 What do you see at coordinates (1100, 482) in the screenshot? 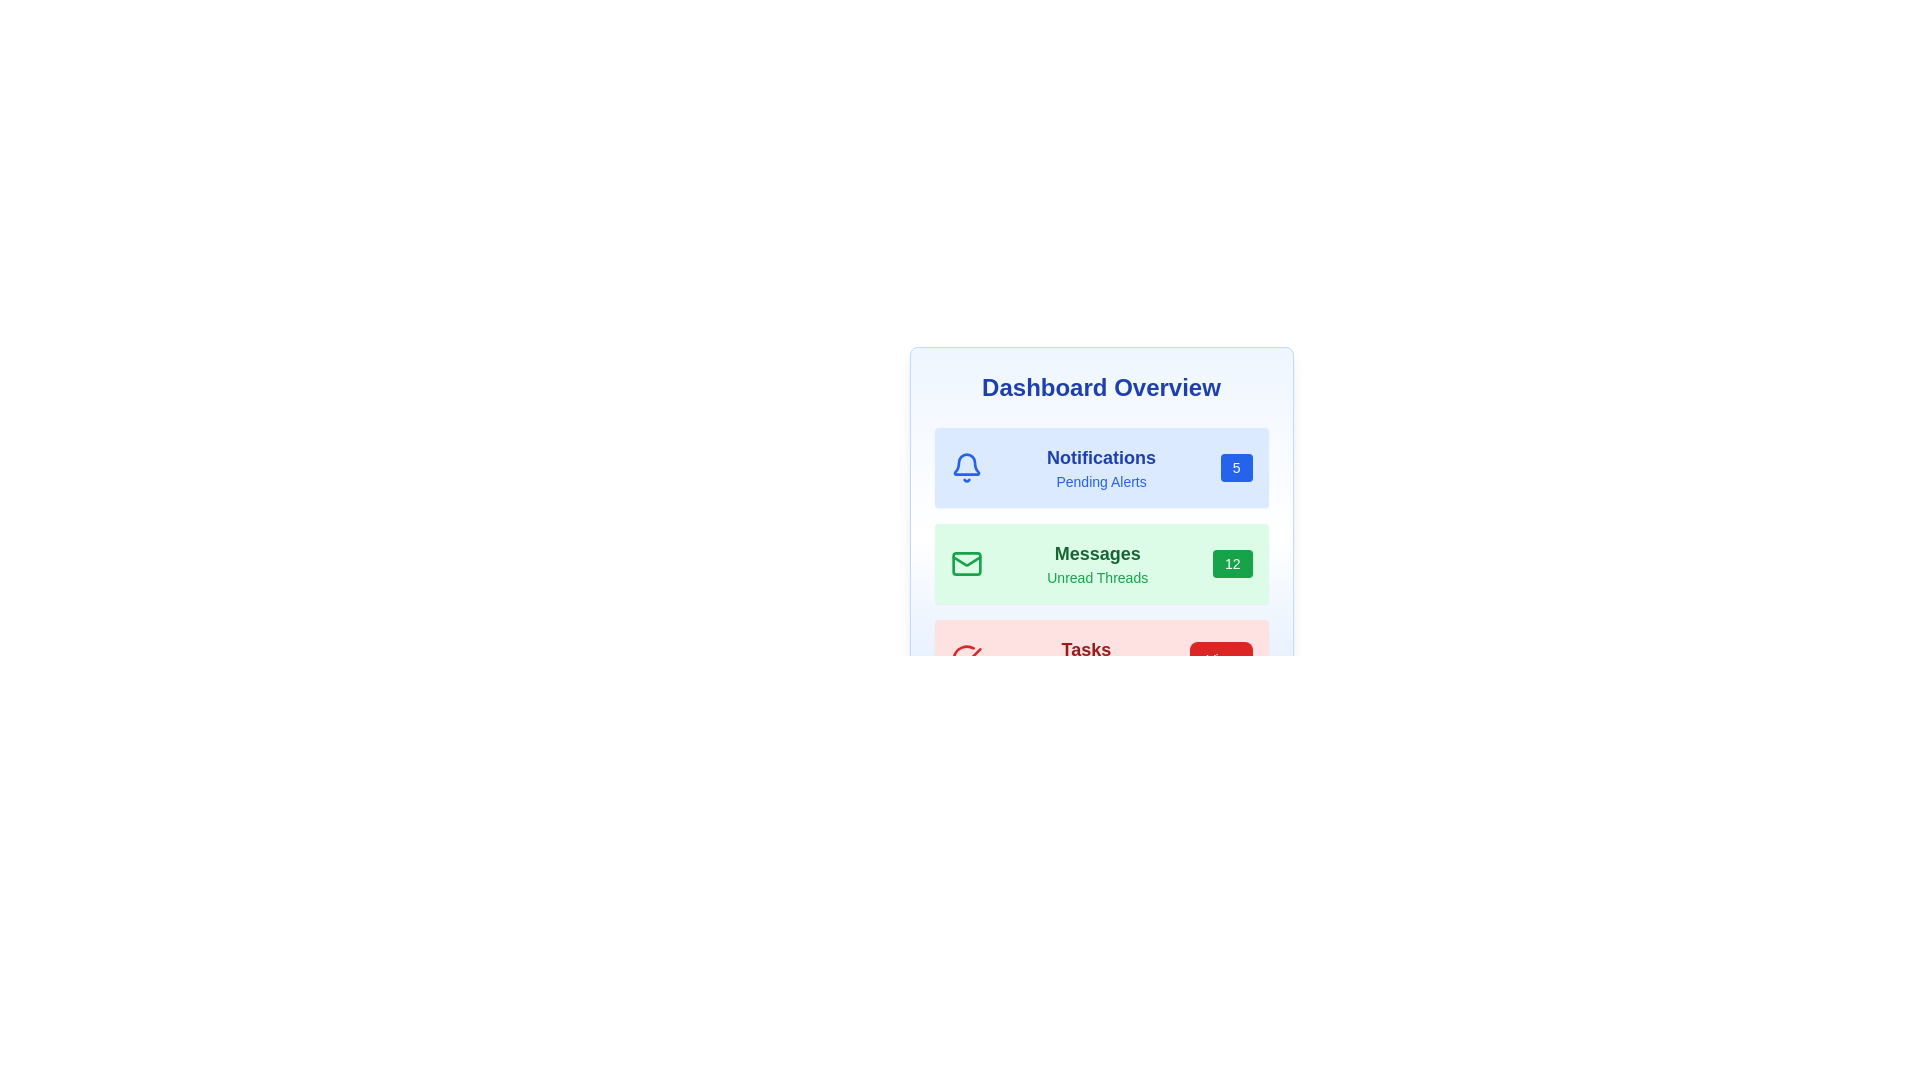
I see `the 'Pending Alerts' text label, which is a small blue text below the 'Notifications' title in the dashboard interface` at bounding box center [1100, 482].